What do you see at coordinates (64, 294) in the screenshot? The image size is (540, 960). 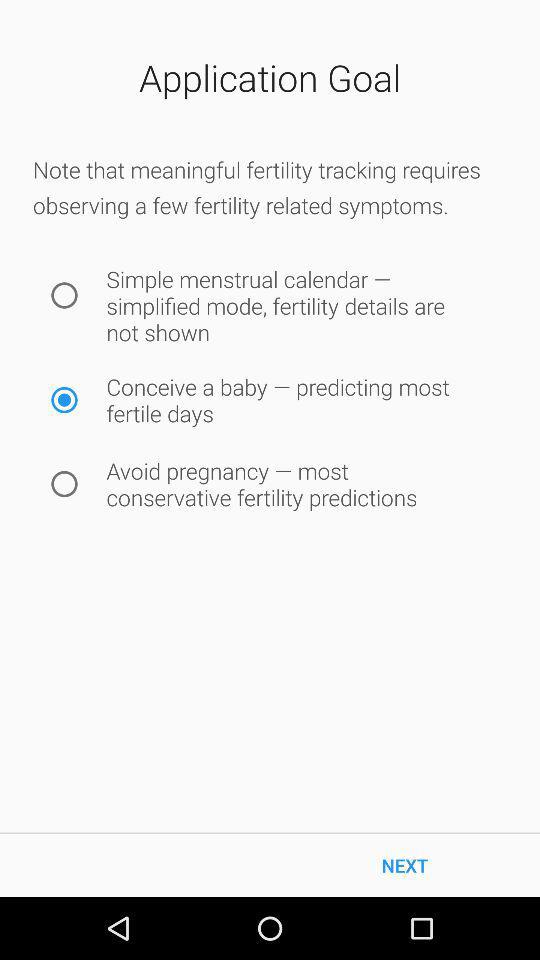 I see `the item below the note that meaningful item` at bounding box center [64, 294].